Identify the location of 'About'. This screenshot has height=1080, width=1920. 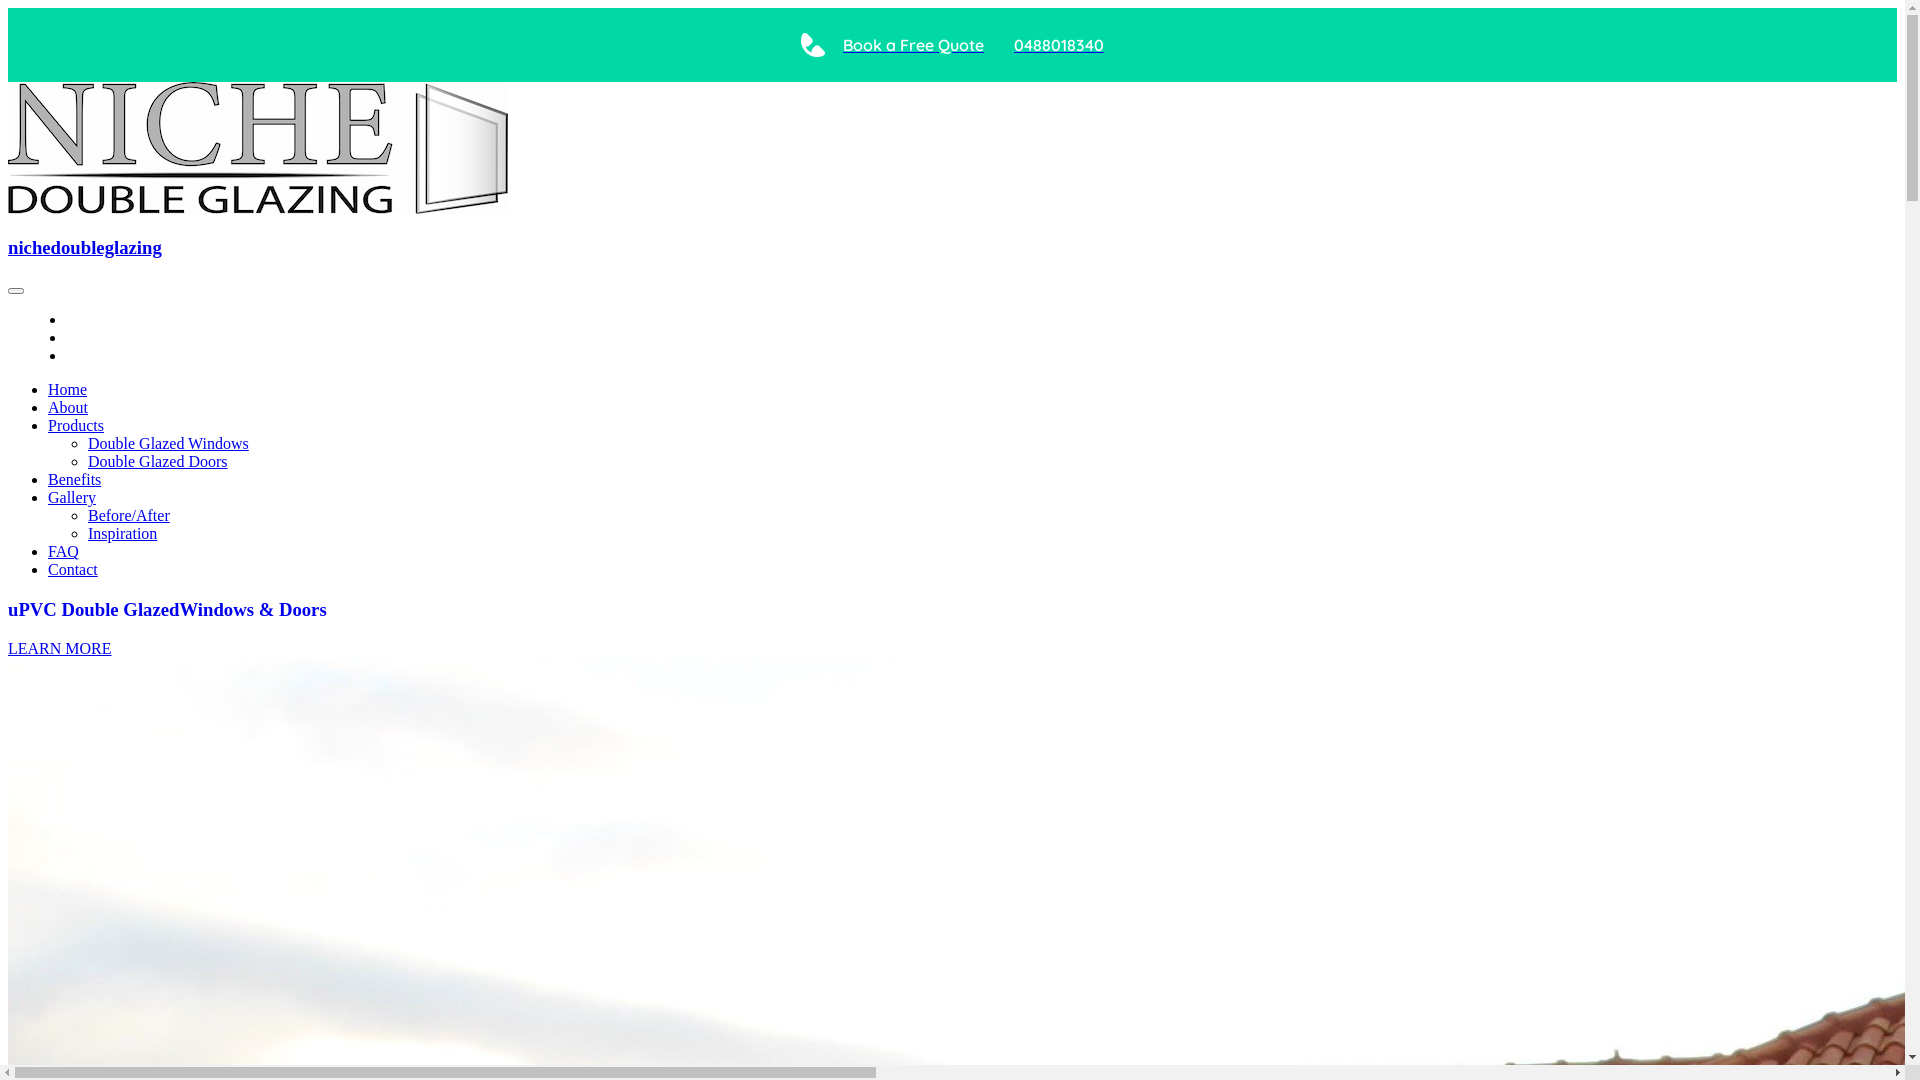
(67, 406).